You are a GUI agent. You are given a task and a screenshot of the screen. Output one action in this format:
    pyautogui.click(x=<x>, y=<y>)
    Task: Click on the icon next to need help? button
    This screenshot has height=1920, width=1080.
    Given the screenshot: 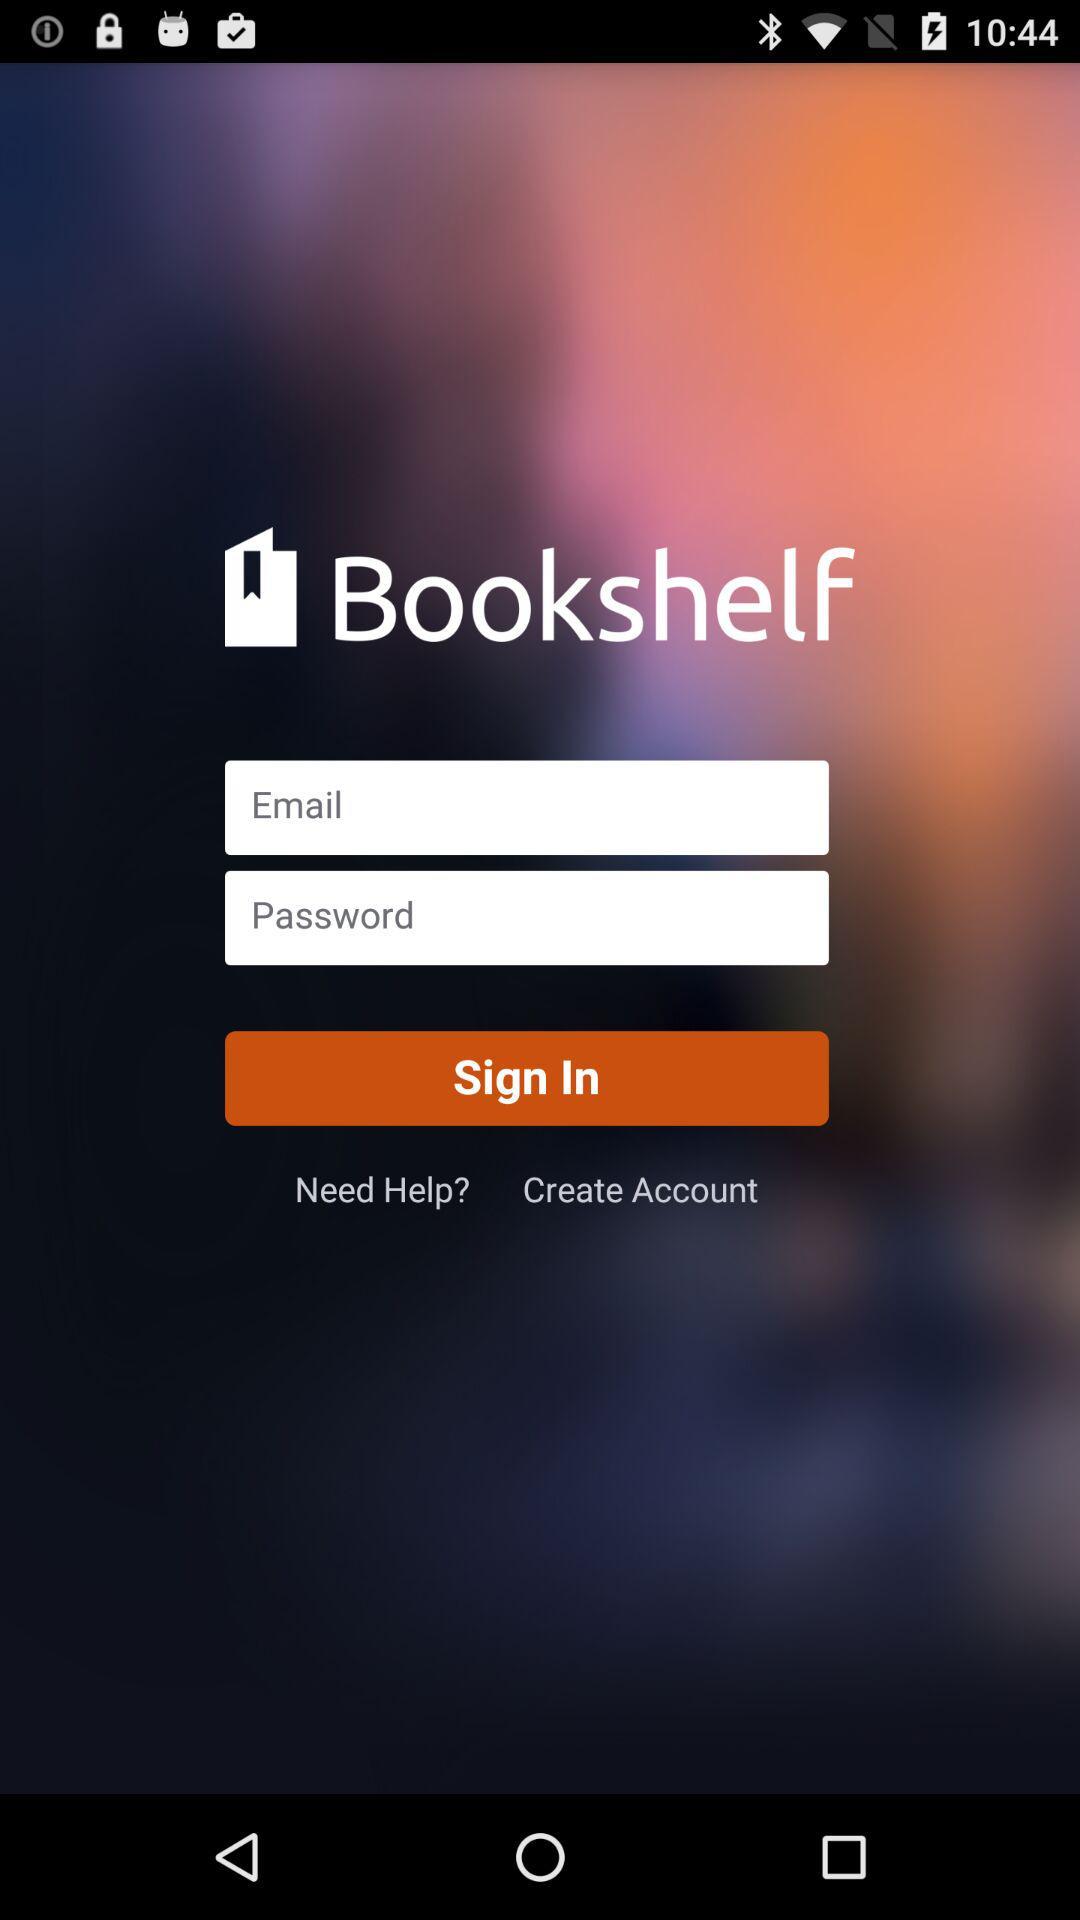 What is the action you would take?
    pyautogui.click(x=640, y=1188)
    